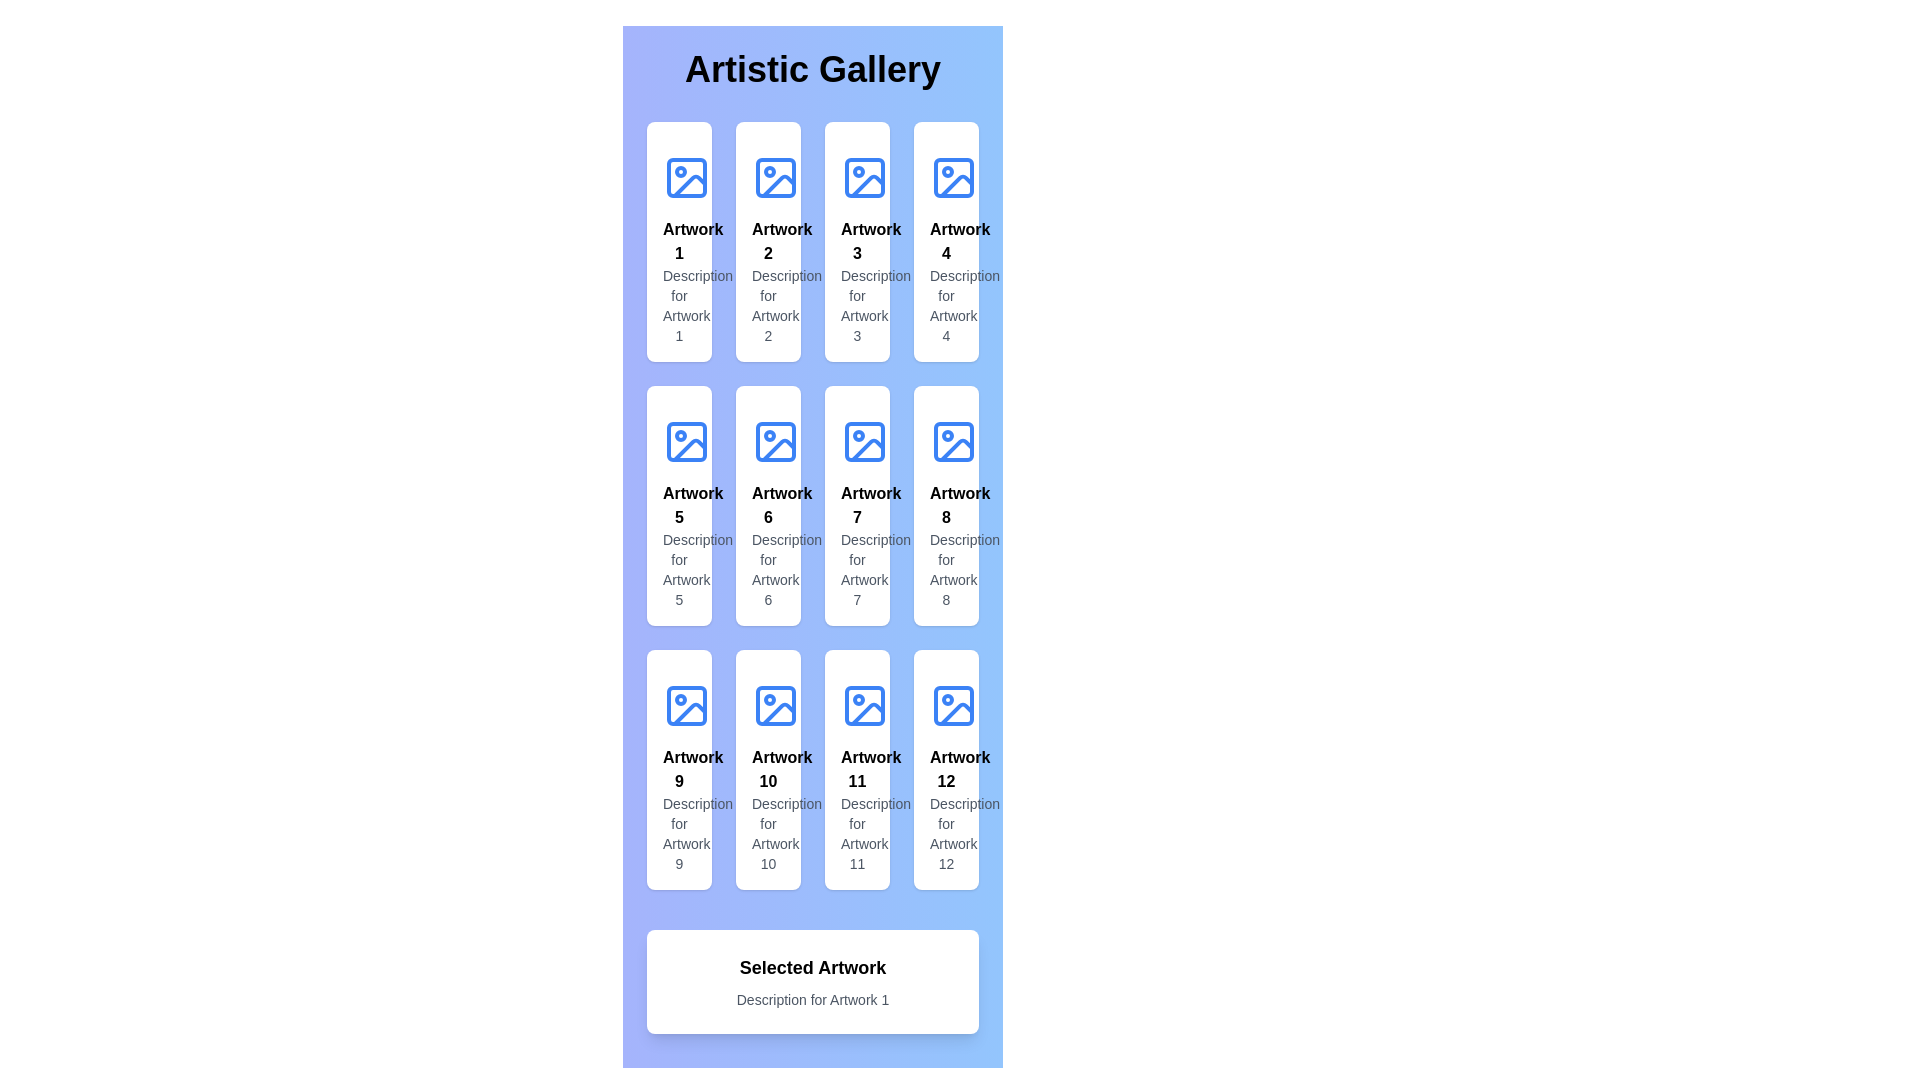 This screenshot has width=1920, height=1080. What do you see at coordinates (945, 504) in the screenshot?
I see `the Card UI component representing an artwork entry in the second row, fourth column of the grid layout` at bounding box center [945, 504].